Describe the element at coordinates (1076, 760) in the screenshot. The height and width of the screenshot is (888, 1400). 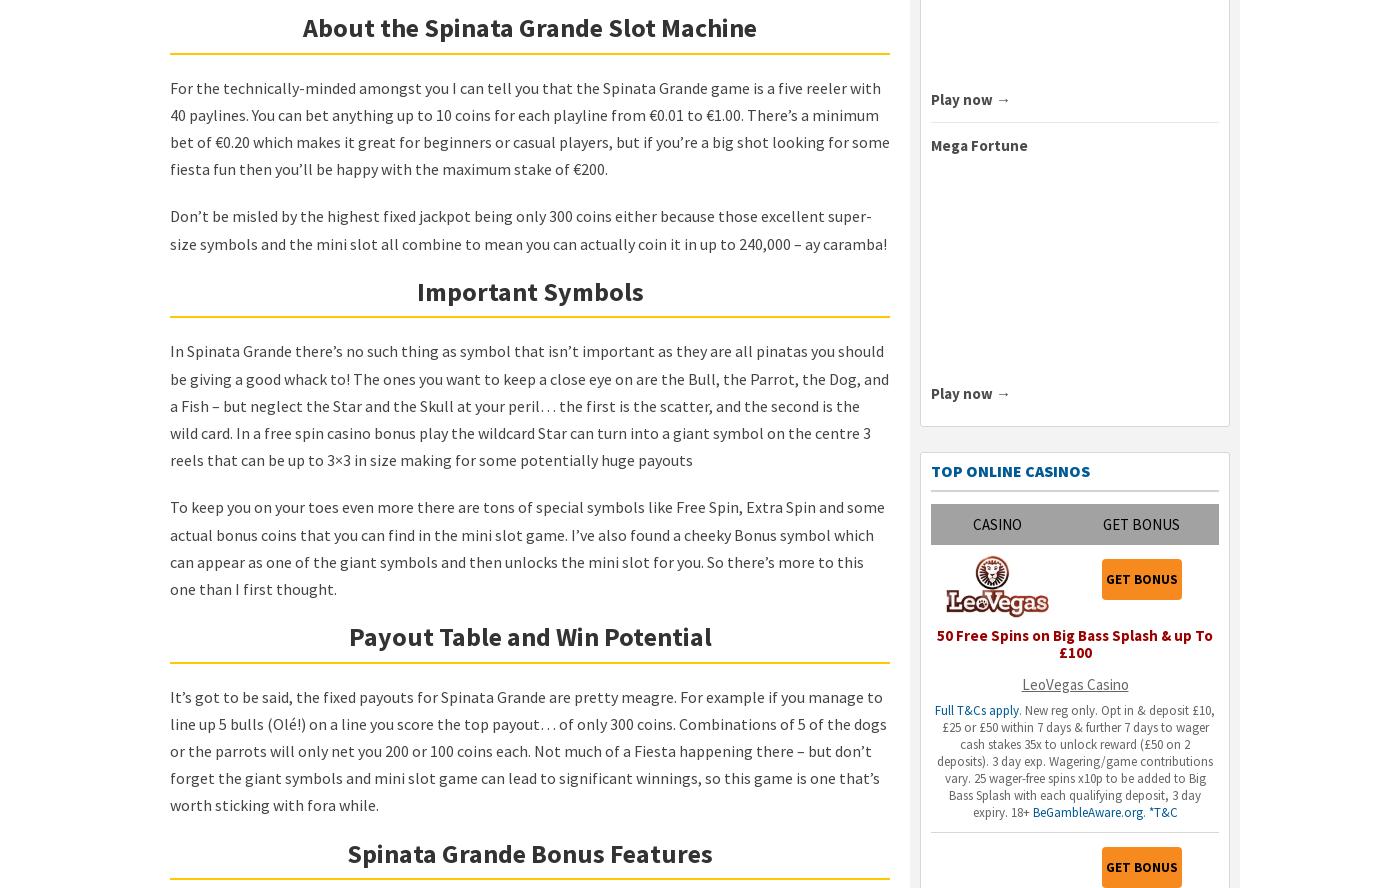
I see `'. New reg only. Opt in & deposit £10, £25 or £50 within 7 days & further 7 days to wager cash stakes 35x to unlock reward (£50 on 2 deposits). 3 day exp. Wagering/game contributions vary. 25 wager-free spins x10p to be added to Big Bass Splash with each qualifying deposit, 3 day expiry. 18+'` at that location.